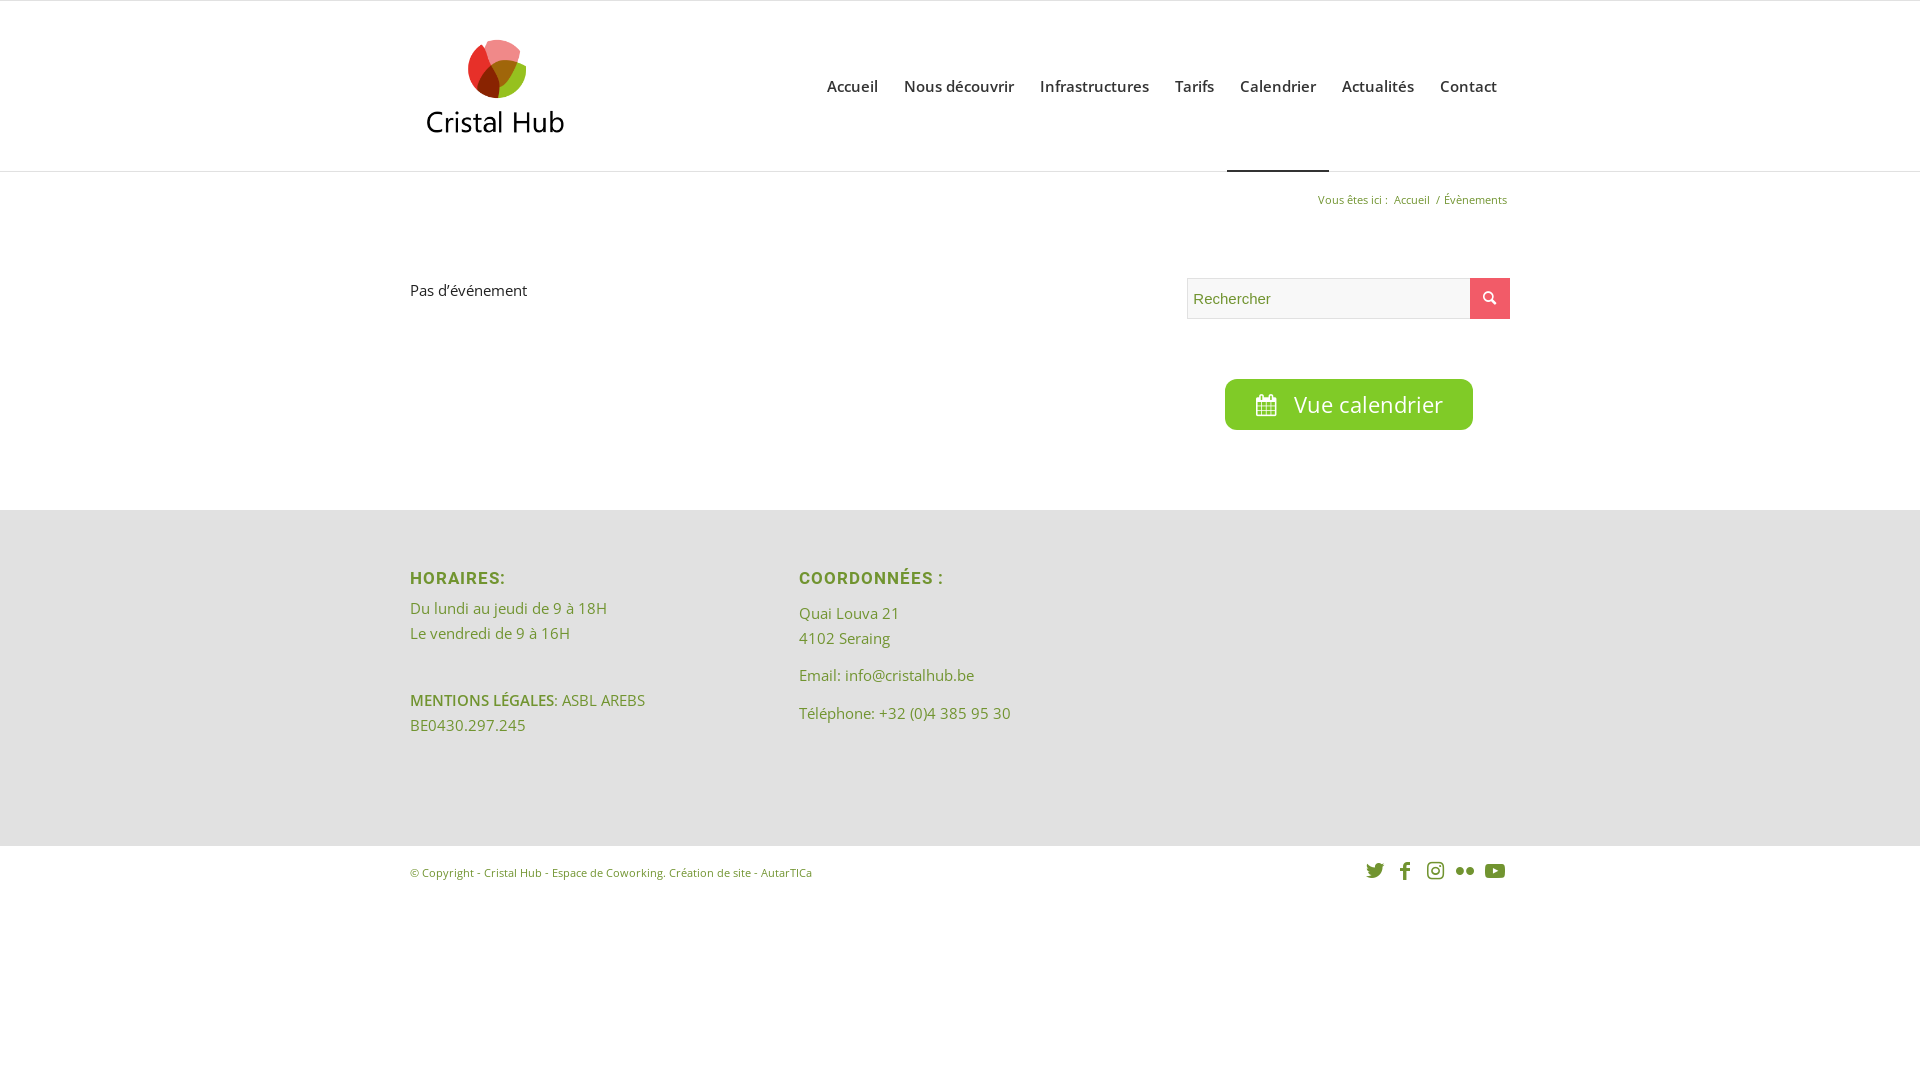 The width and height of the screenshot is (1920, 1080). I want to click on 'Contact', so click(1468, 84).